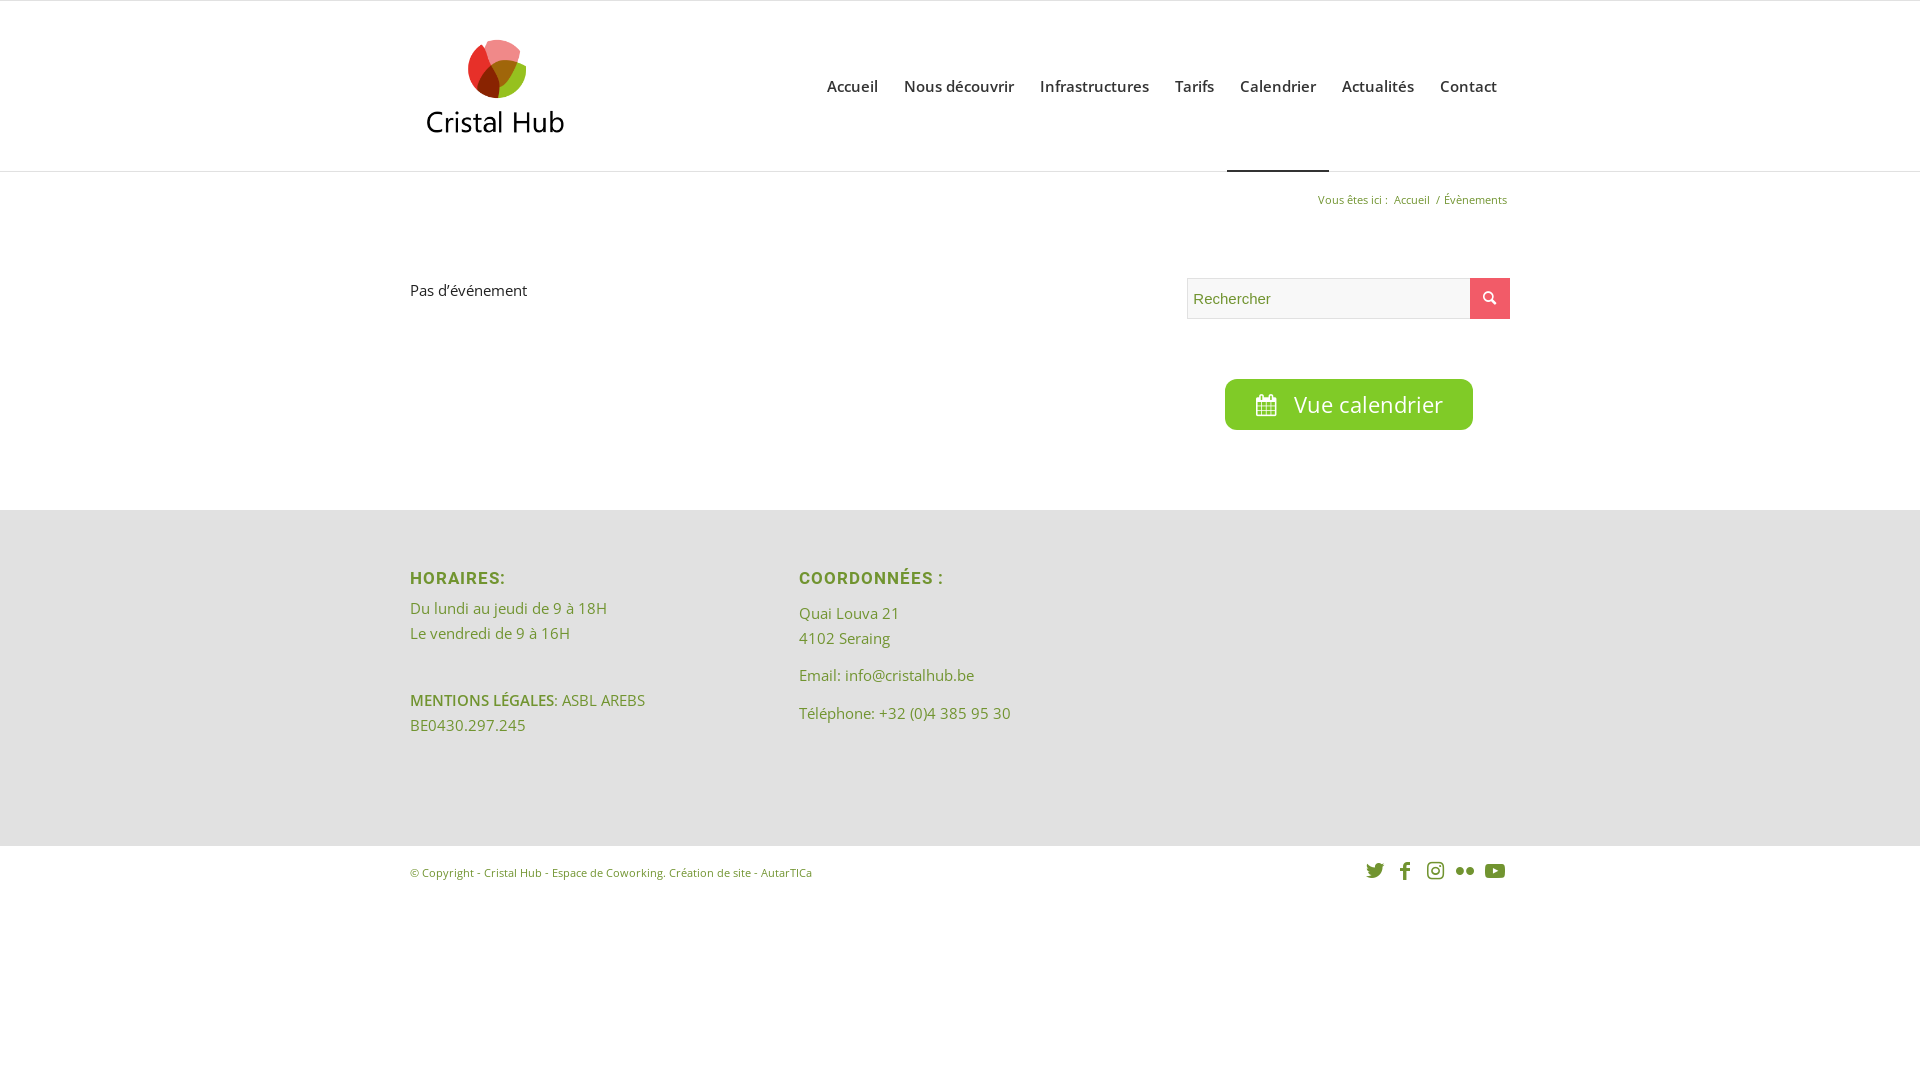 The width and height of the screenshot is (1920, 1080). I want to click on 'Contact', so click(1468, 84).